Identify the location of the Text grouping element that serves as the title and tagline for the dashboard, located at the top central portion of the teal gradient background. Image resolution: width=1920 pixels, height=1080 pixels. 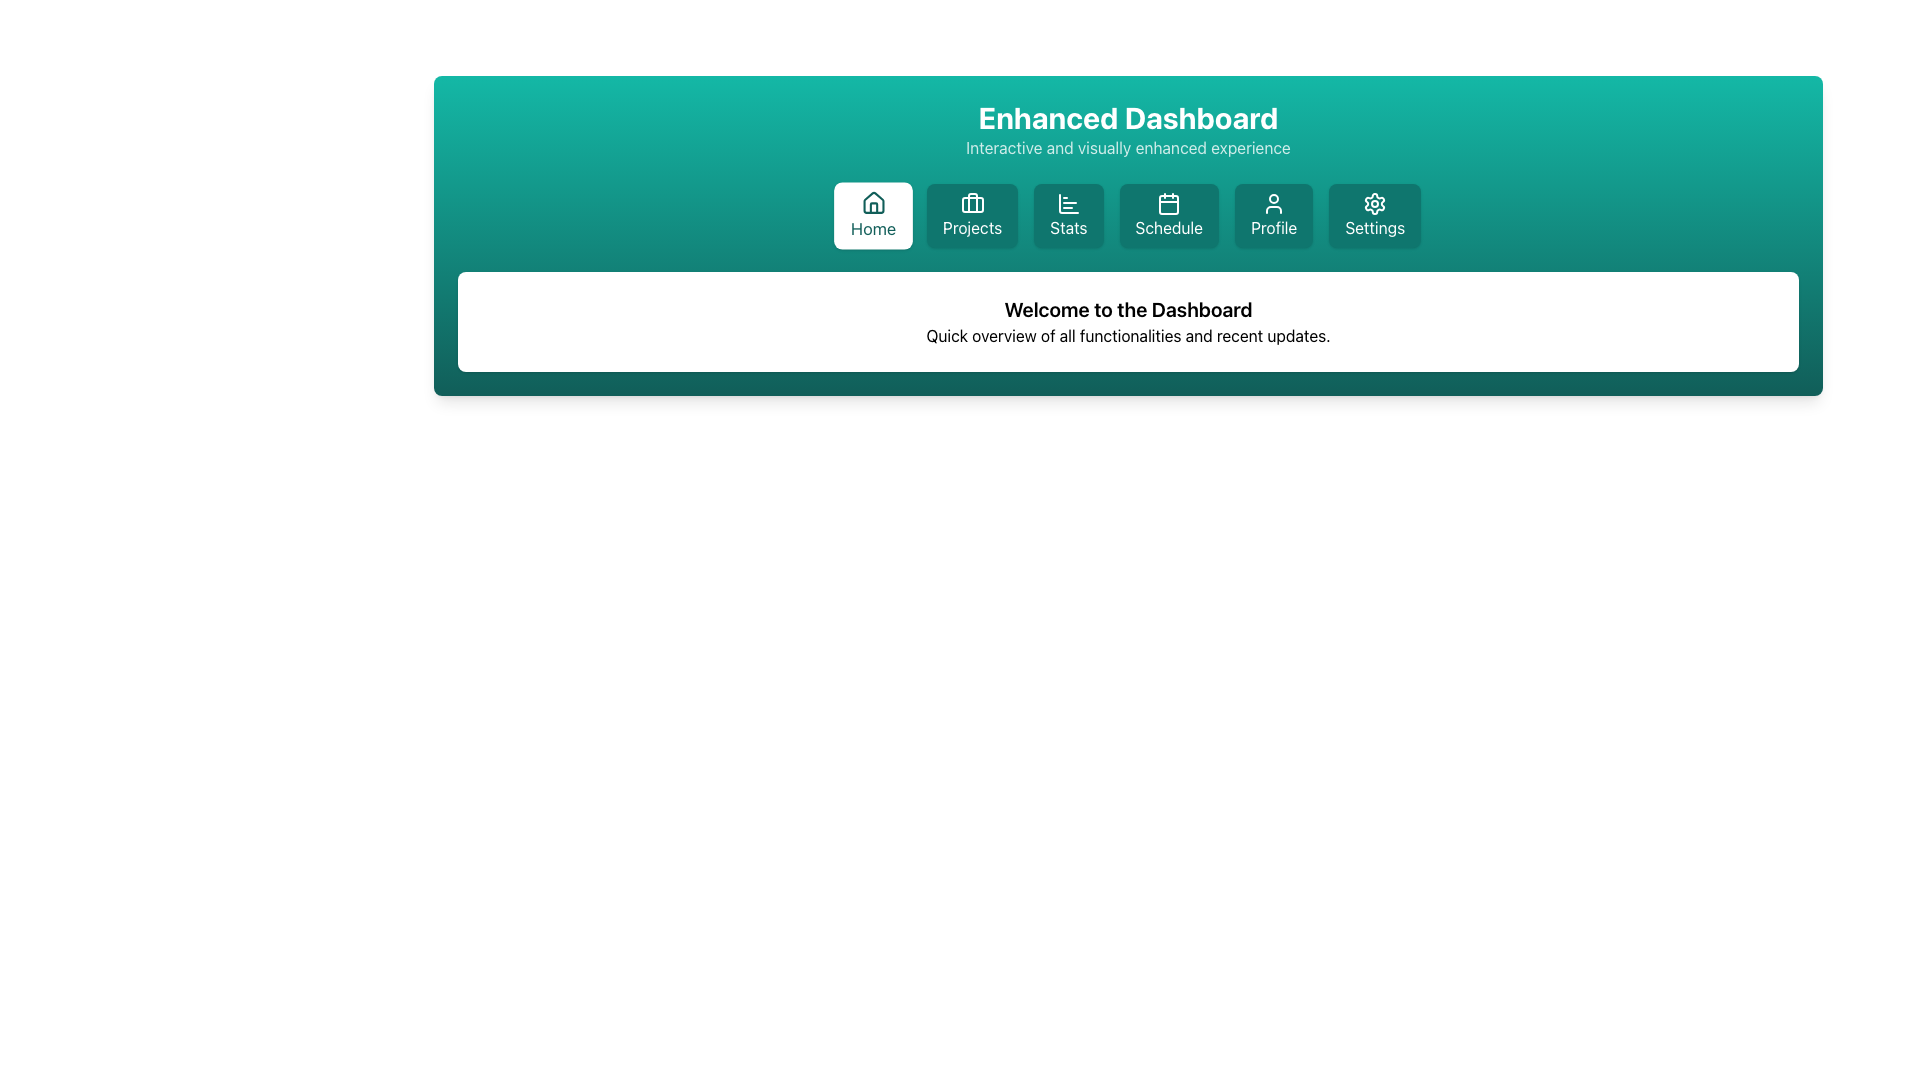
(1128, 130).